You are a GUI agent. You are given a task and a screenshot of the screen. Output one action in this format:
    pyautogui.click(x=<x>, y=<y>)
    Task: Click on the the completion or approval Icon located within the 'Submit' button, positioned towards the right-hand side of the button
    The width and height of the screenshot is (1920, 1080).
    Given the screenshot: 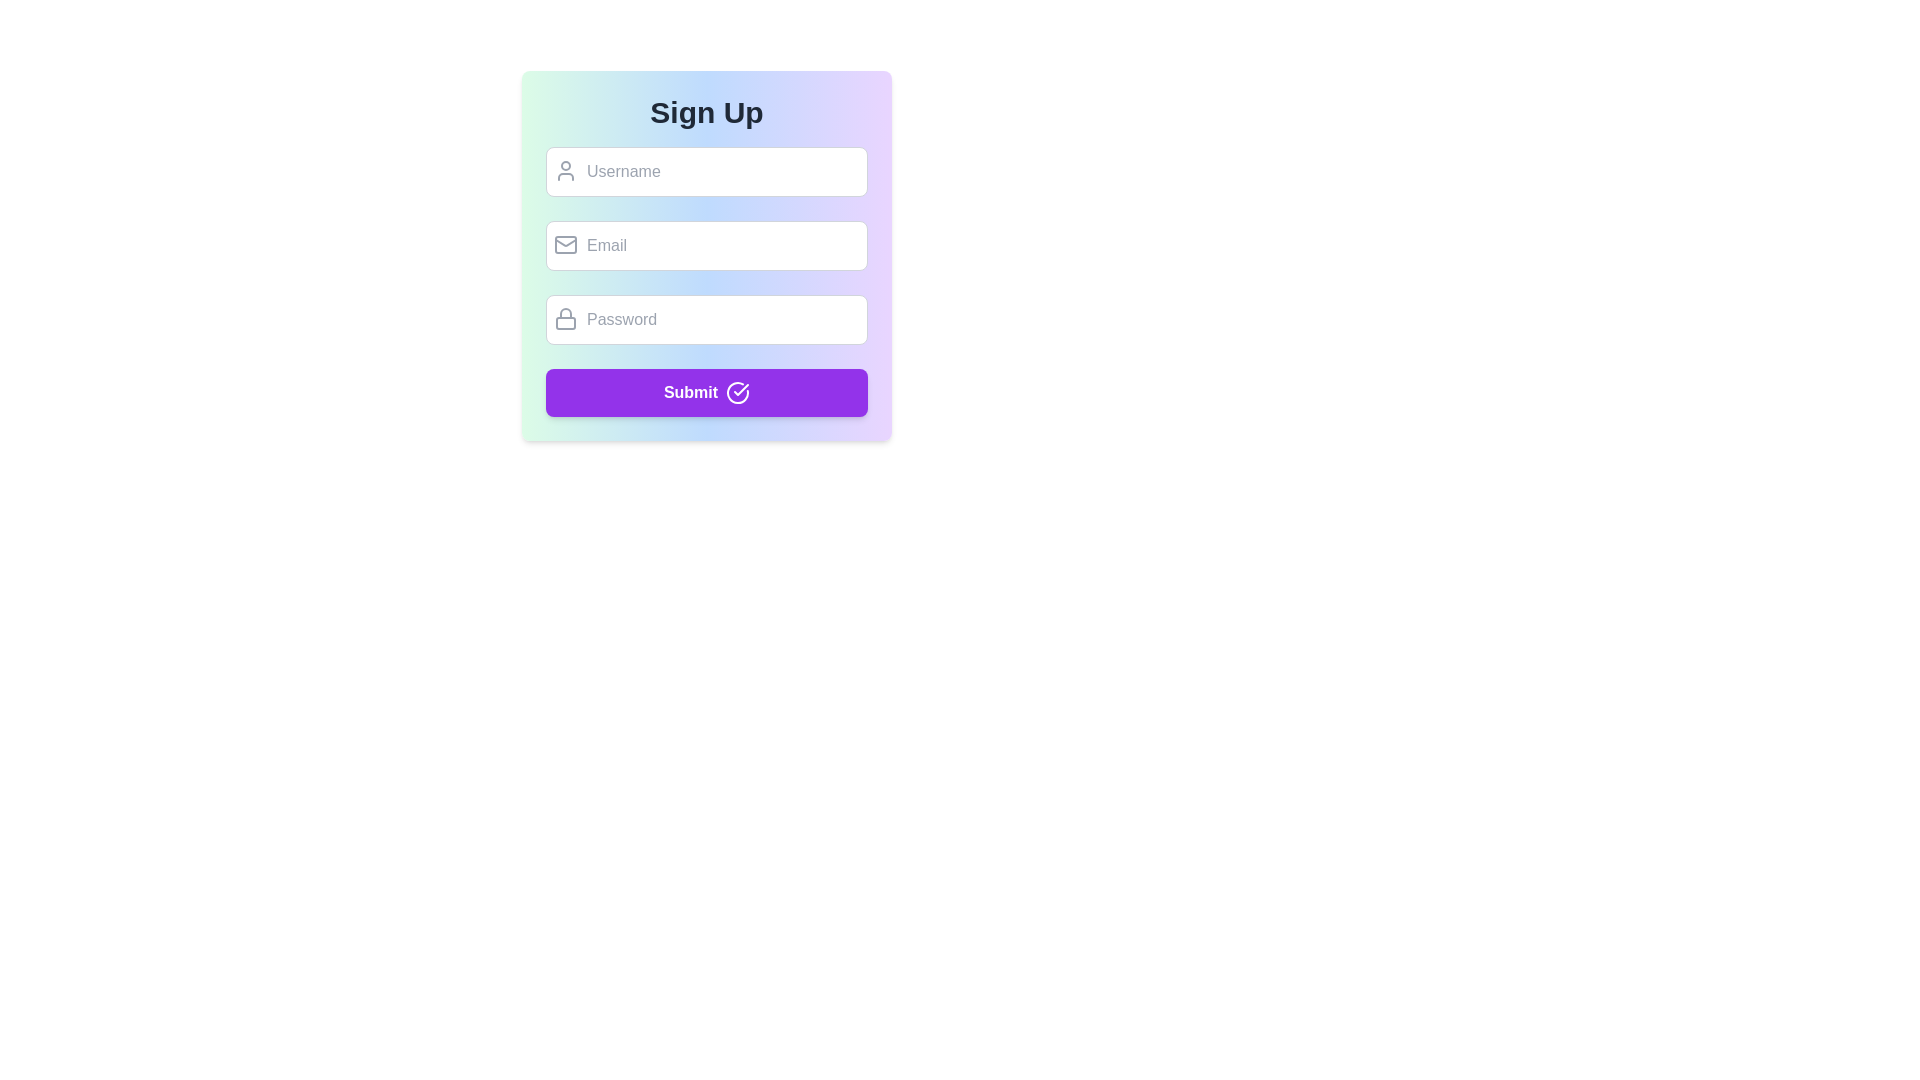 What is the action you would take?
    pyautogui.click(x=740, y=389)
    